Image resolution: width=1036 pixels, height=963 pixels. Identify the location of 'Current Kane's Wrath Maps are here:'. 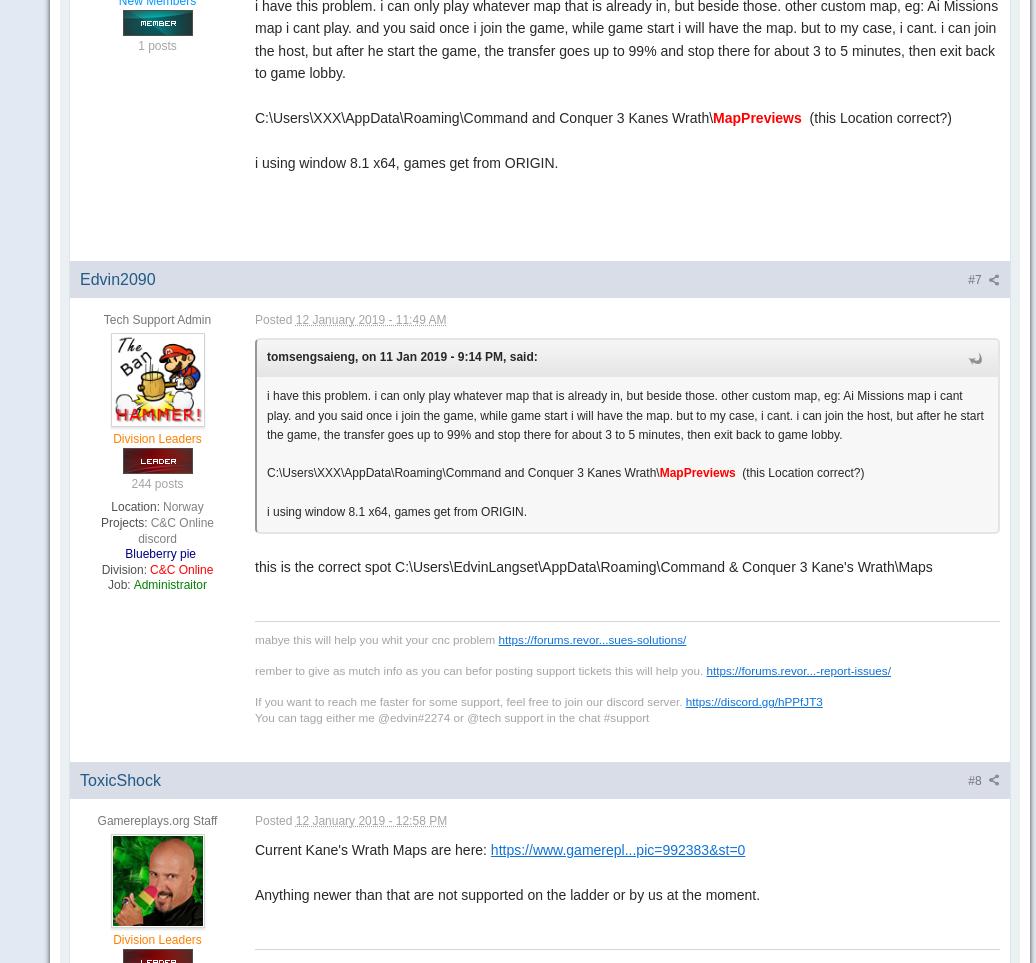
(372, 850).